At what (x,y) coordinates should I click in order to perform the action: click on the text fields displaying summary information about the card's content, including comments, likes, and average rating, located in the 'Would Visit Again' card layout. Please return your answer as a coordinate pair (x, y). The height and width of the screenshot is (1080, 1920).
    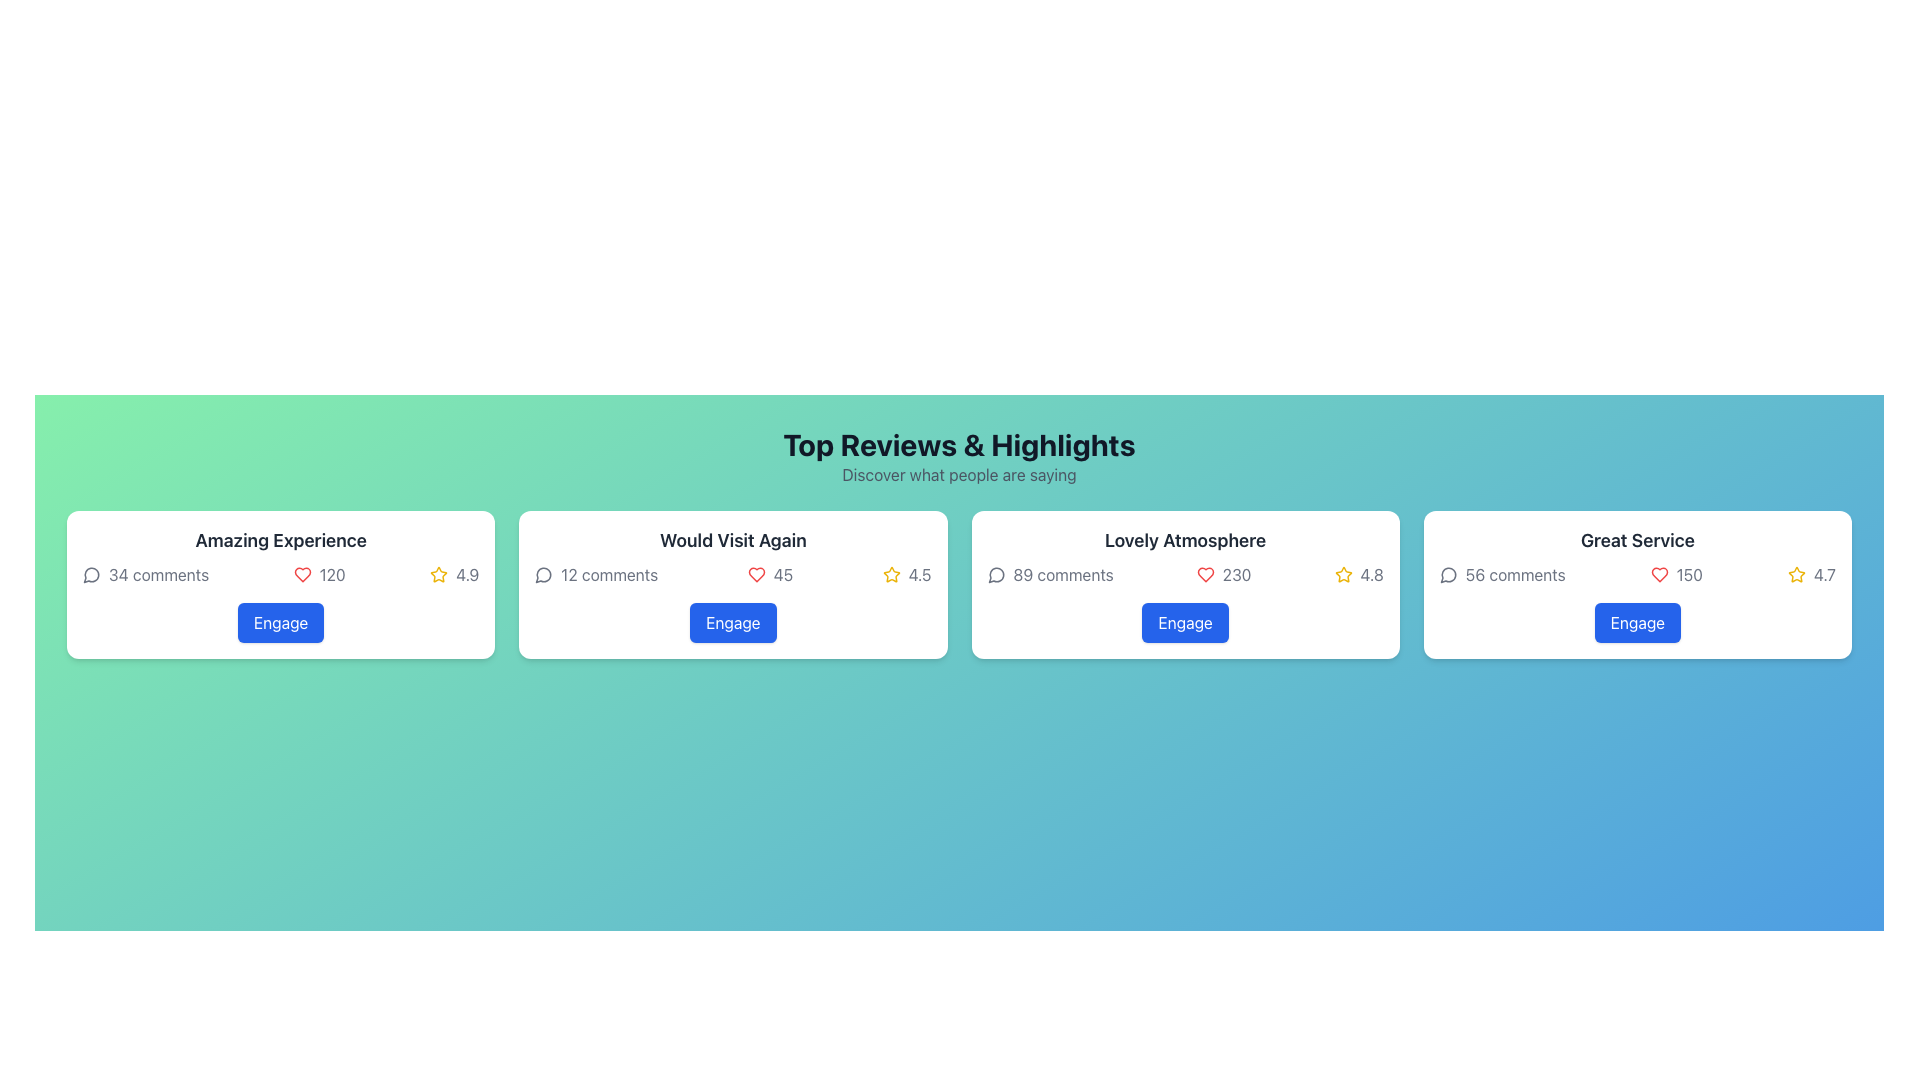
    Looking at the image, I should click on (732, 574).